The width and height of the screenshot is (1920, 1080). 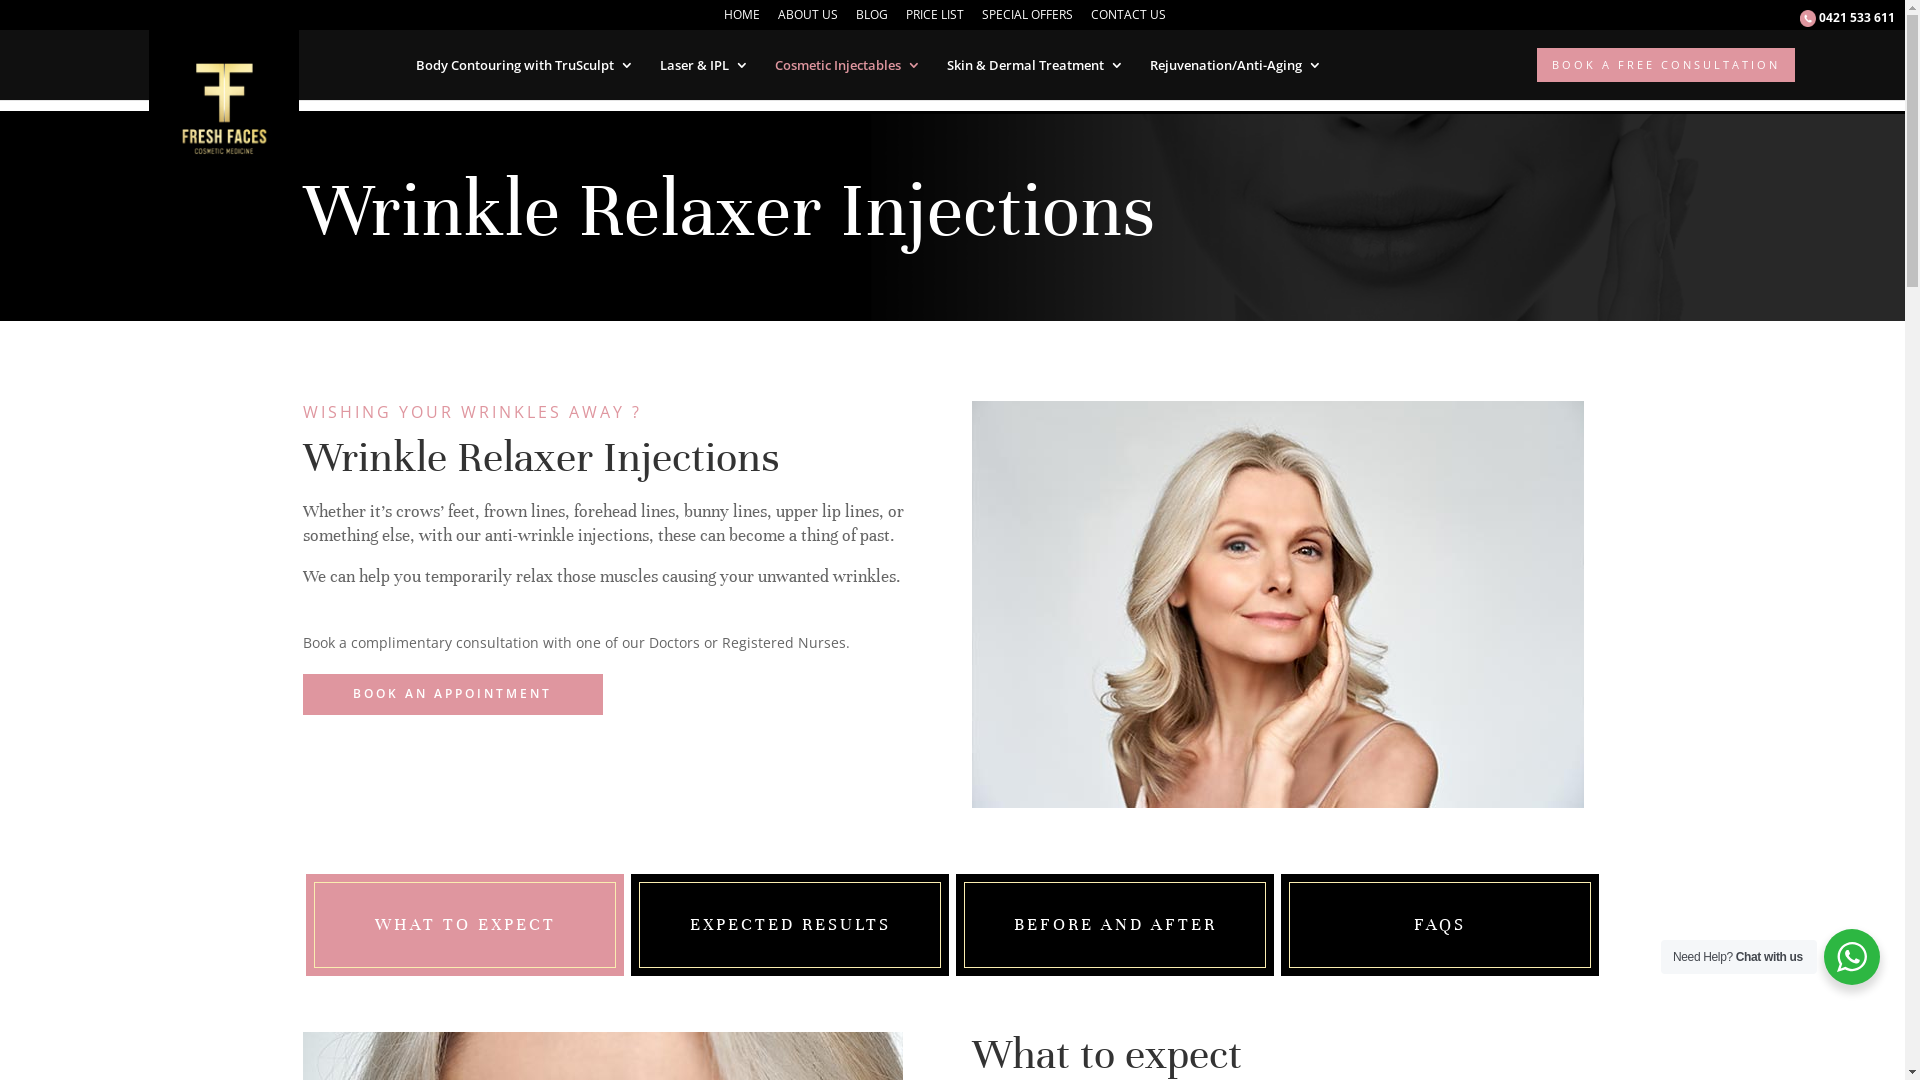 What do you see at coordinates (1034, 64) in the screenshot?
I see `'Skin & Dermal Treatment'` at bounding box center [1034, 64].